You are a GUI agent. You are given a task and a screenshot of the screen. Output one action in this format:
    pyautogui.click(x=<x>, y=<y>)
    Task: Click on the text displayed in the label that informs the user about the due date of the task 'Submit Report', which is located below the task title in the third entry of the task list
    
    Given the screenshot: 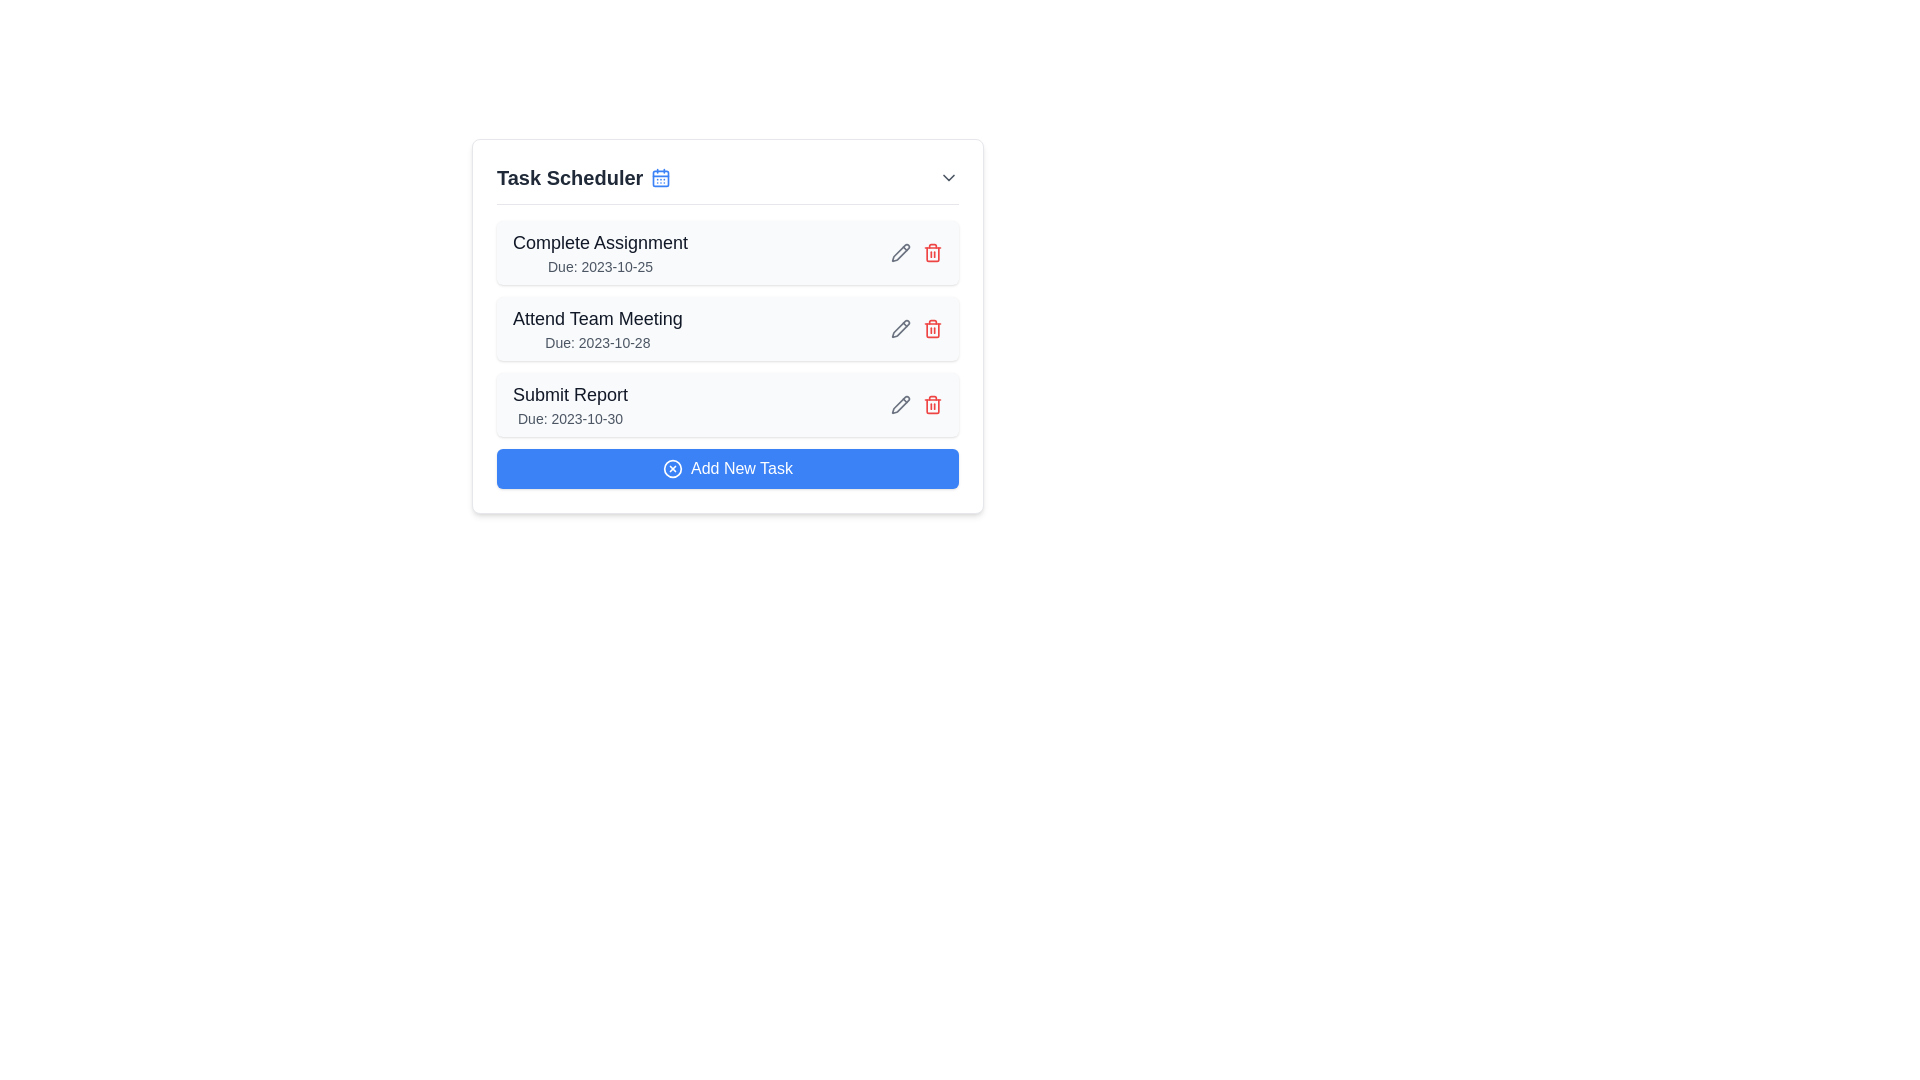 What is the action you would take?
    pyautogui.click(x=569, y=418)
    